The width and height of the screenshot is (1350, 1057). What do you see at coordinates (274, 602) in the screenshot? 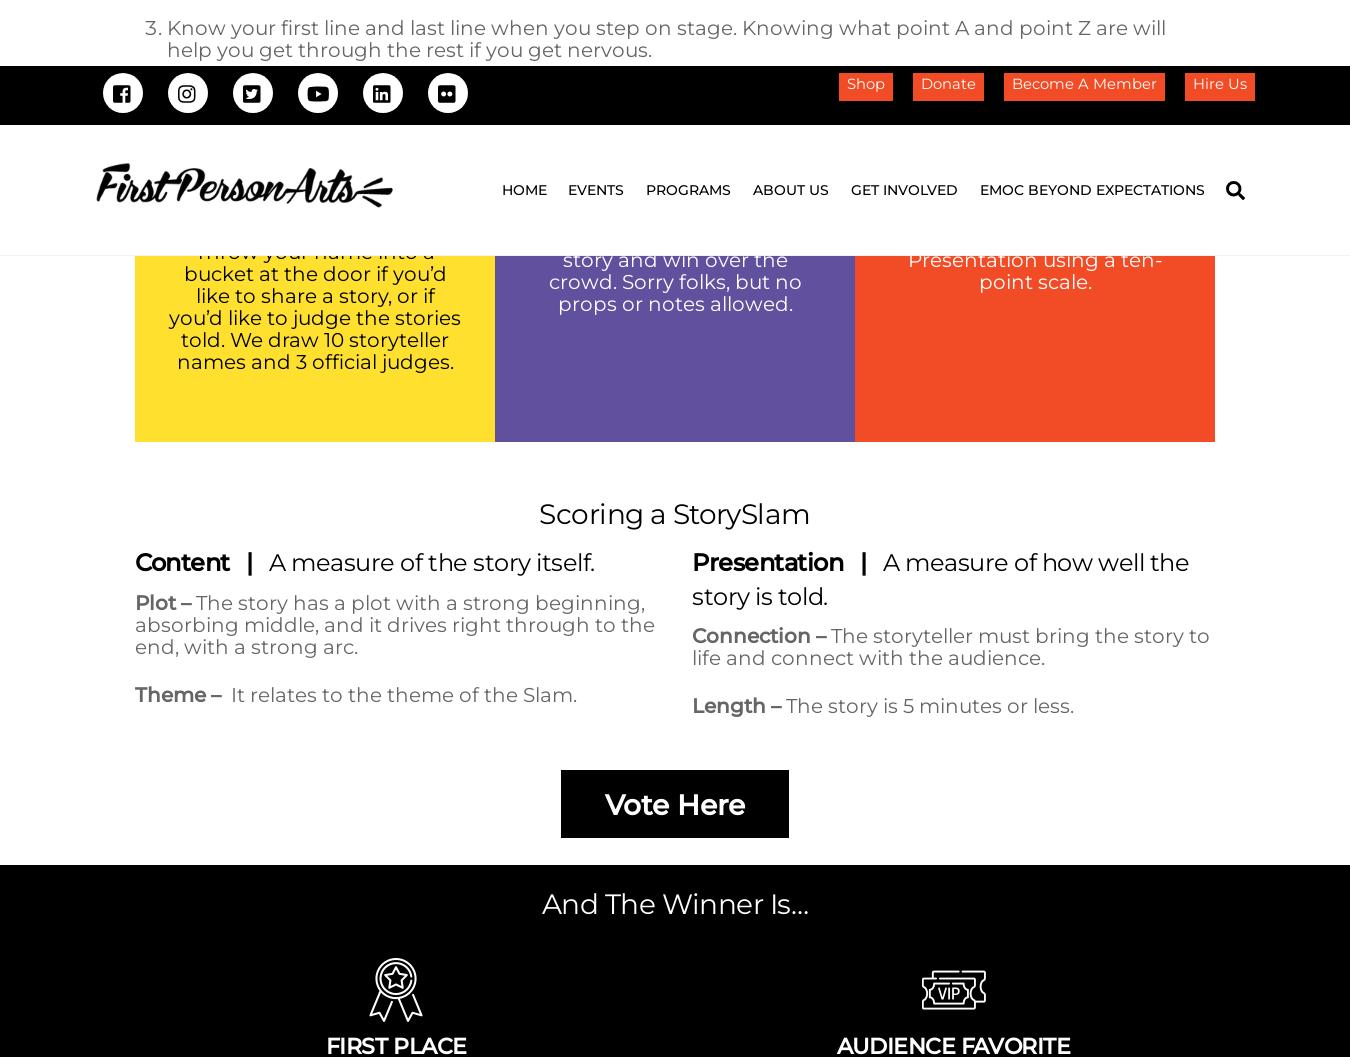
I see `'Info'` at bounding box center [274, 602].